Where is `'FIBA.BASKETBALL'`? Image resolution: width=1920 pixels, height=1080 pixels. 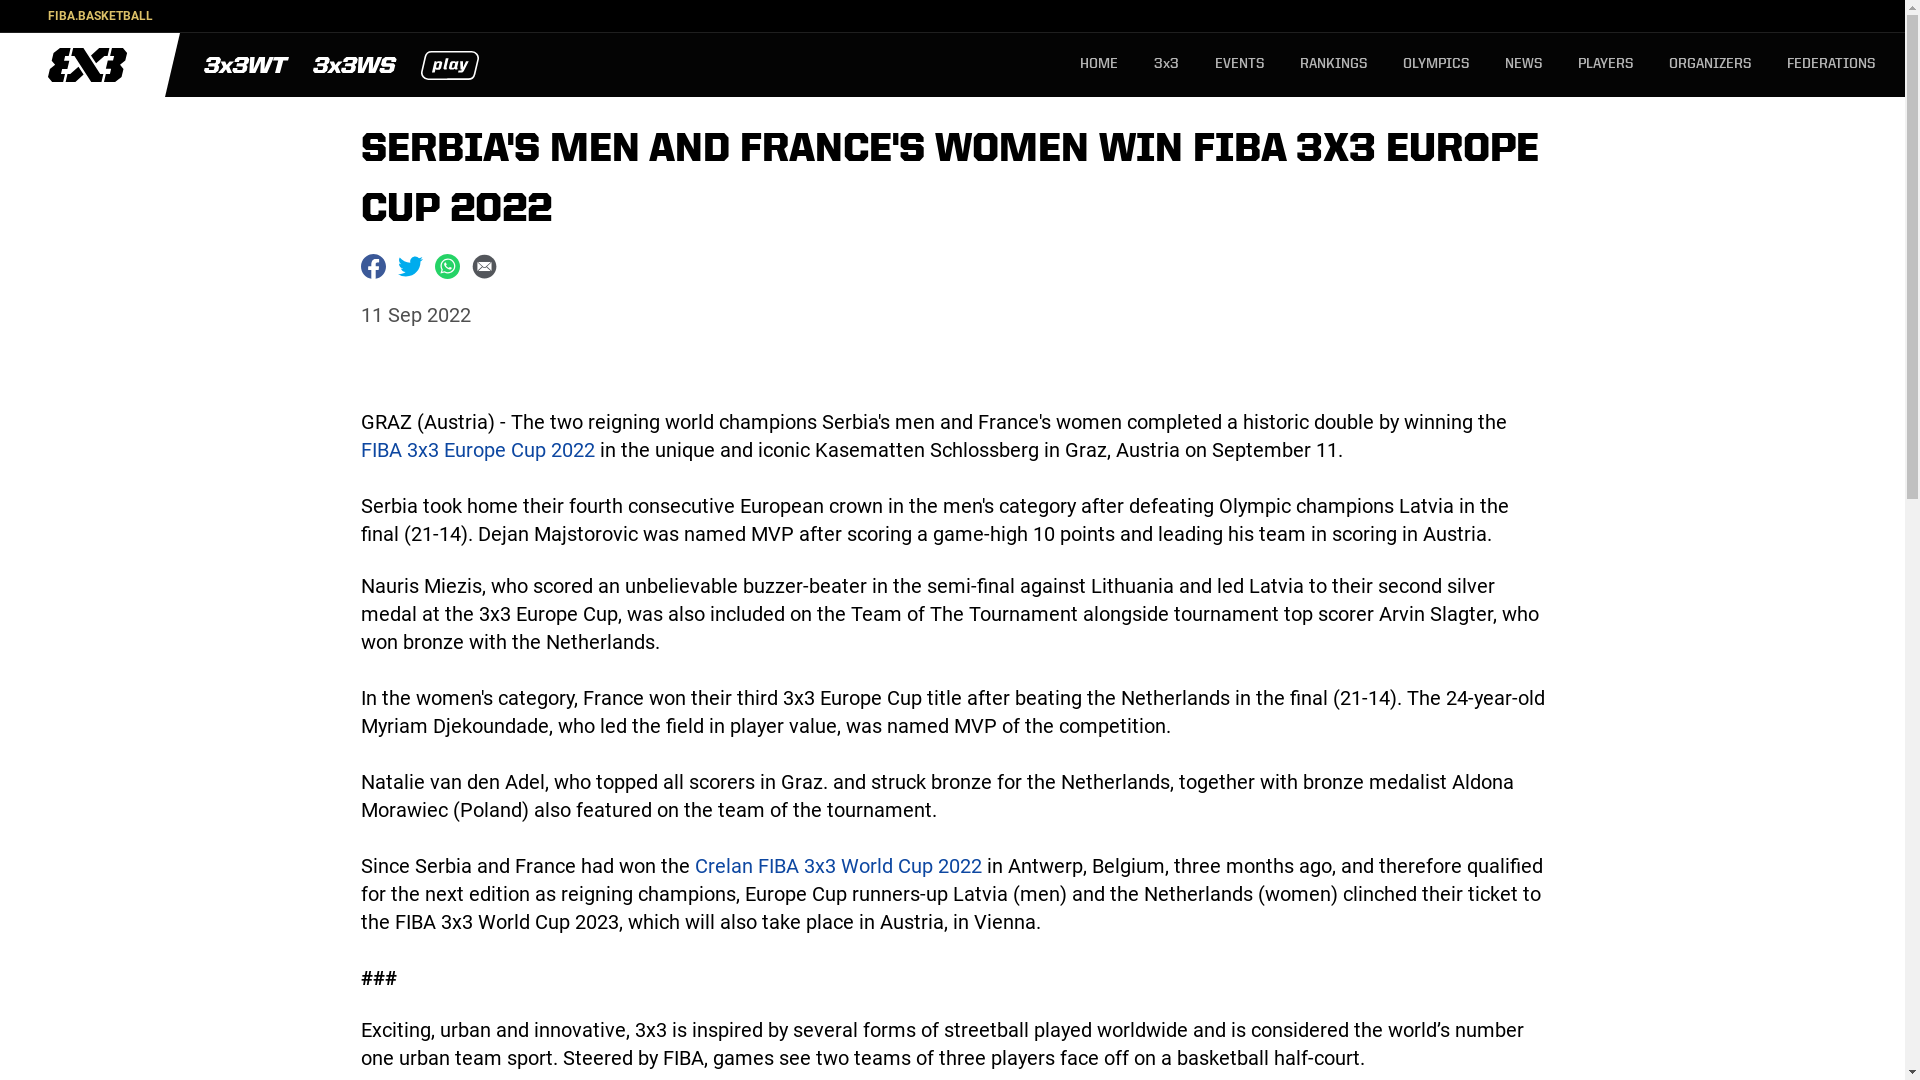 'FIBA.BASKETBALL' is located at coordinates (99, 15).